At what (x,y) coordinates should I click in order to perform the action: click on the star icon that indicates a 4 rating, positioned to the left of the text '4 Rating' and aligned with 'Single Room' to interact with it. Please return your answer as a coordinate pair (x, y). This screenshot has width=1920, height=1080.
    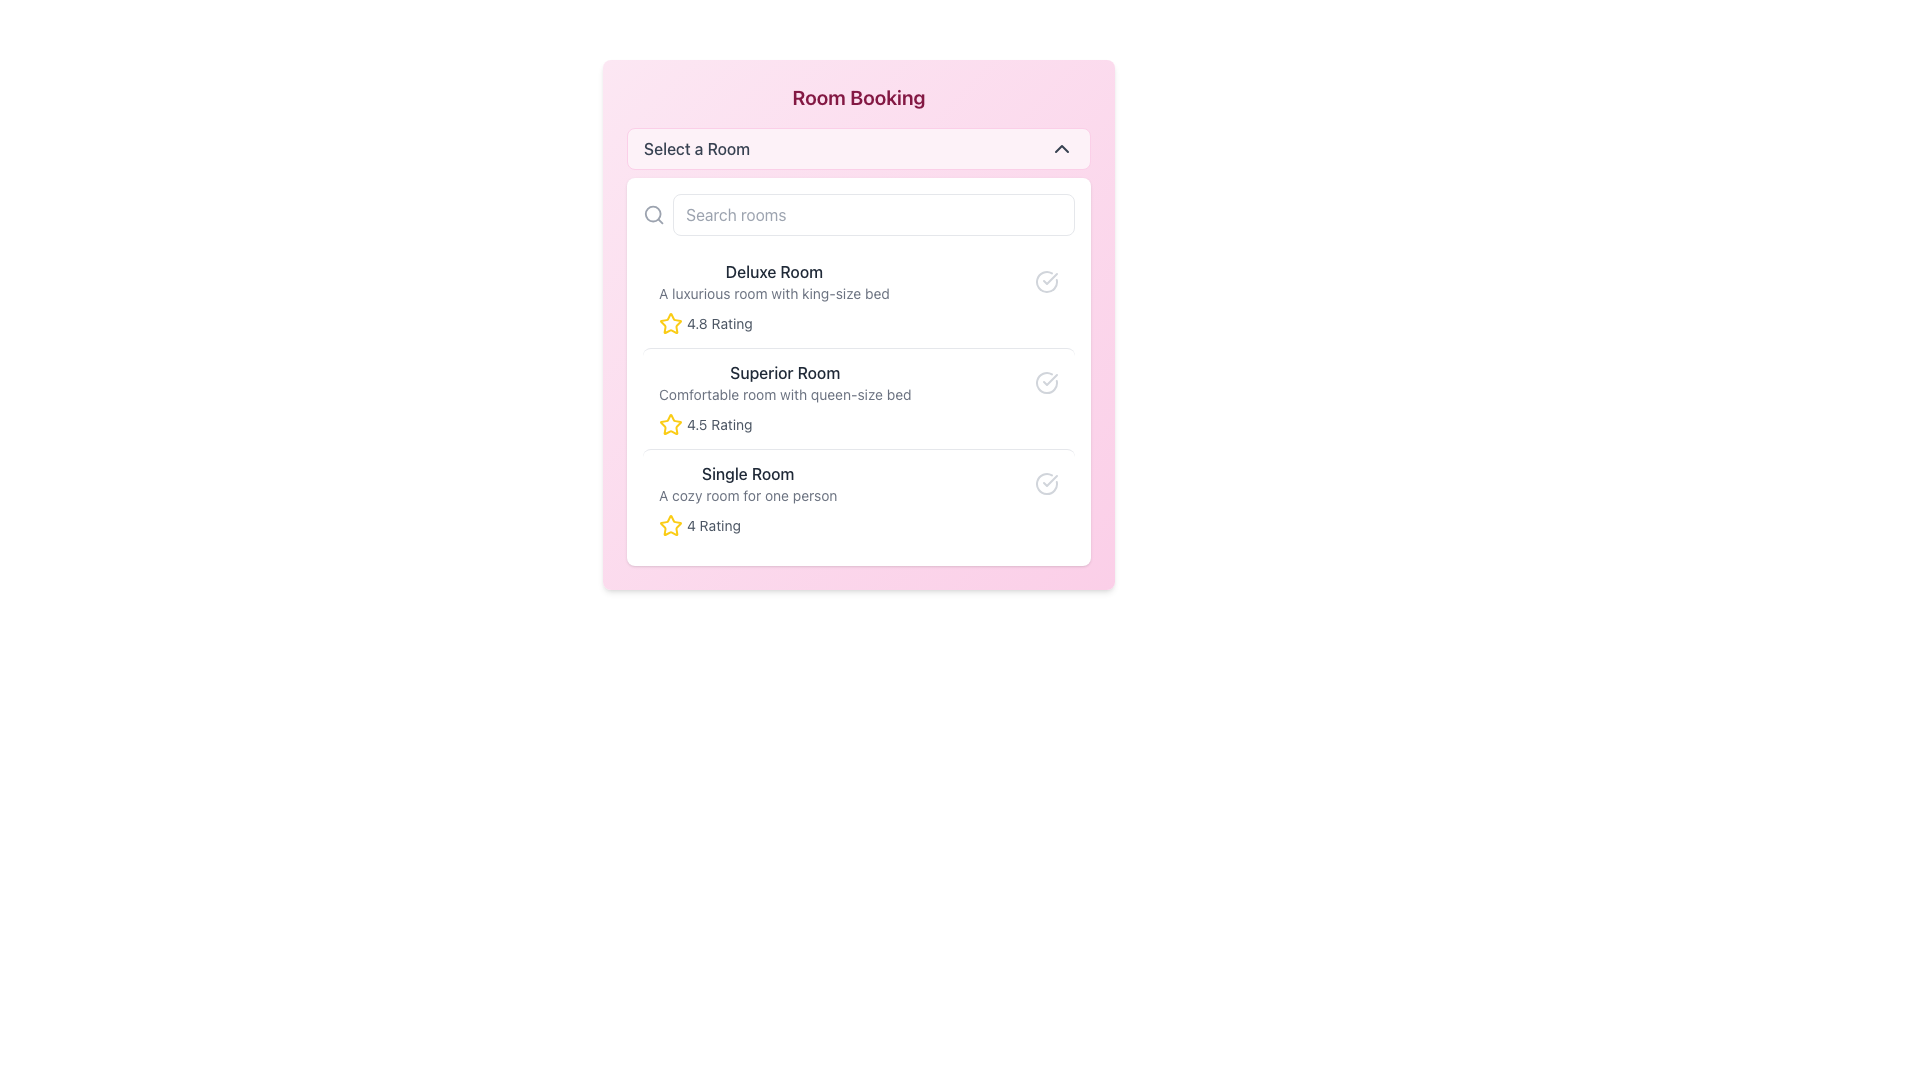
    Looking at the image, I should click on (671, 524).